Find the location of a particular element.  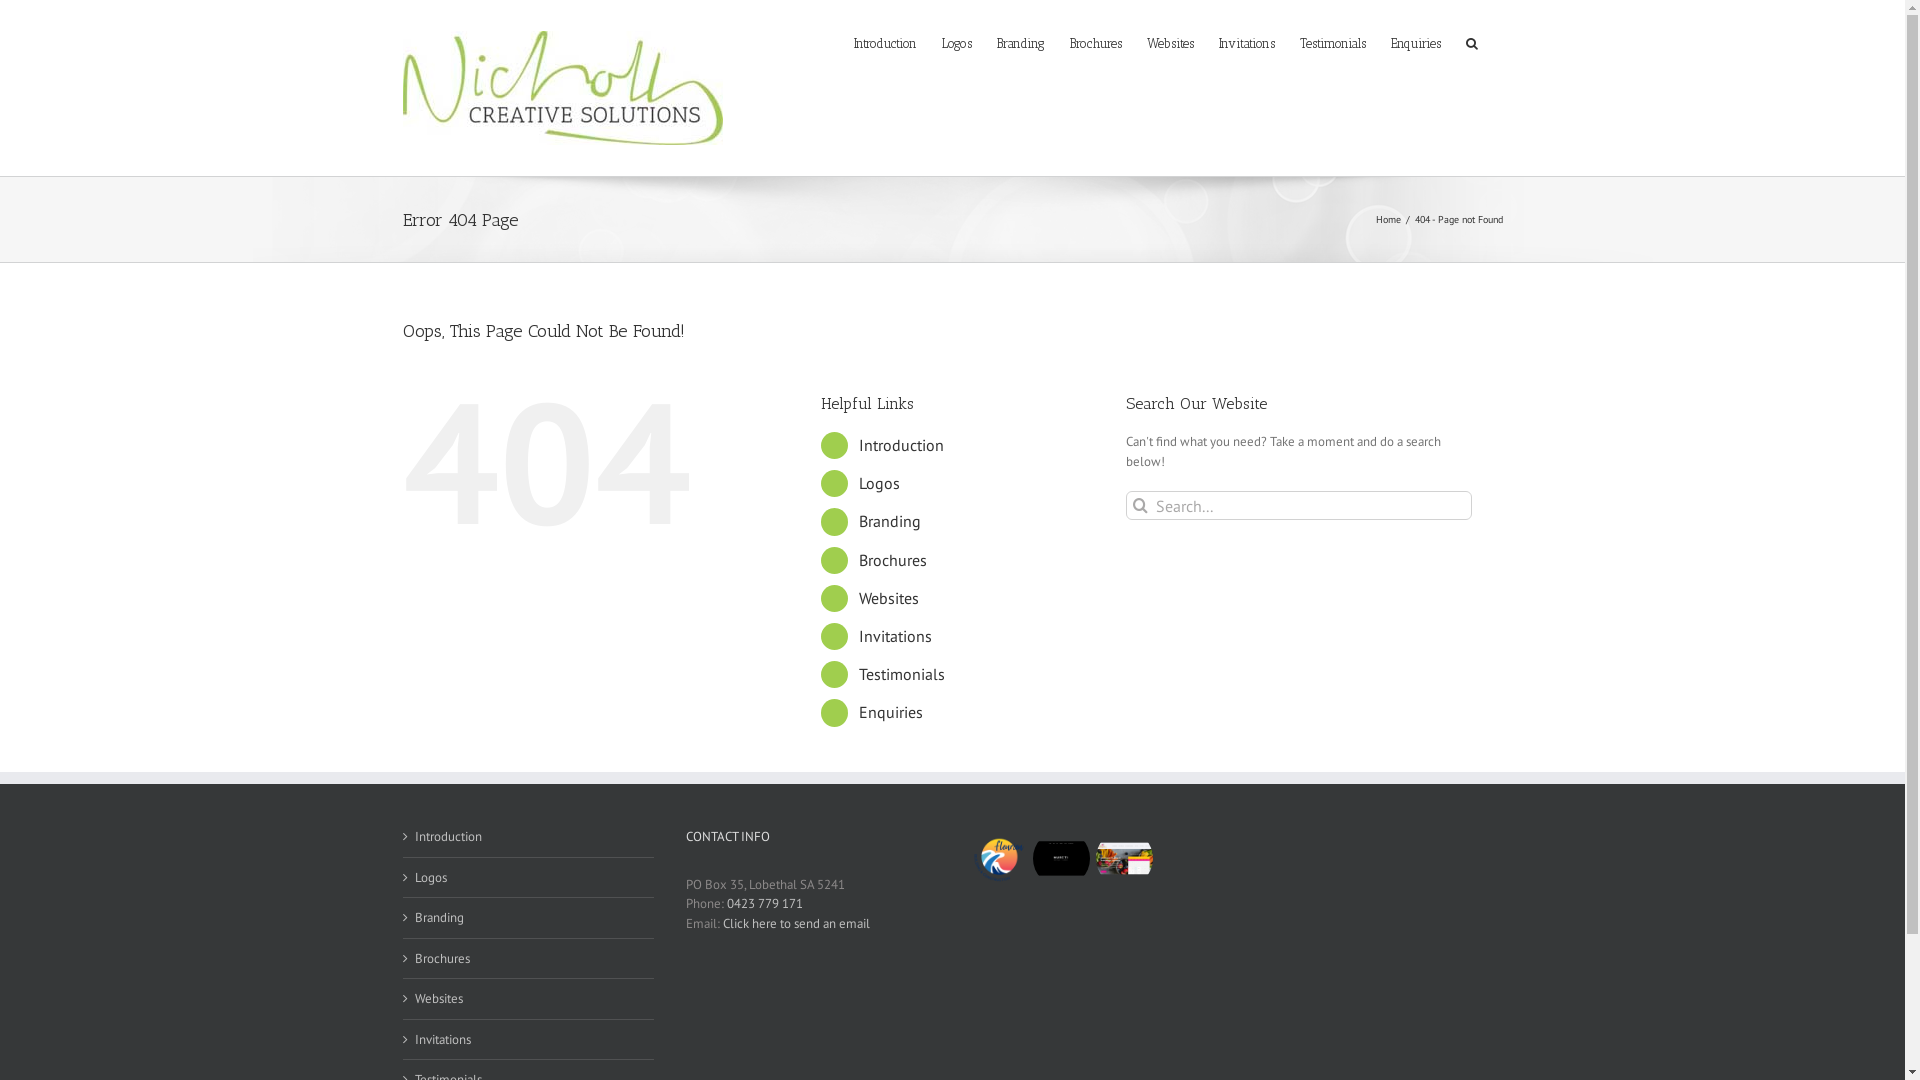

'Brochures' is located at coordinates (528, 956).